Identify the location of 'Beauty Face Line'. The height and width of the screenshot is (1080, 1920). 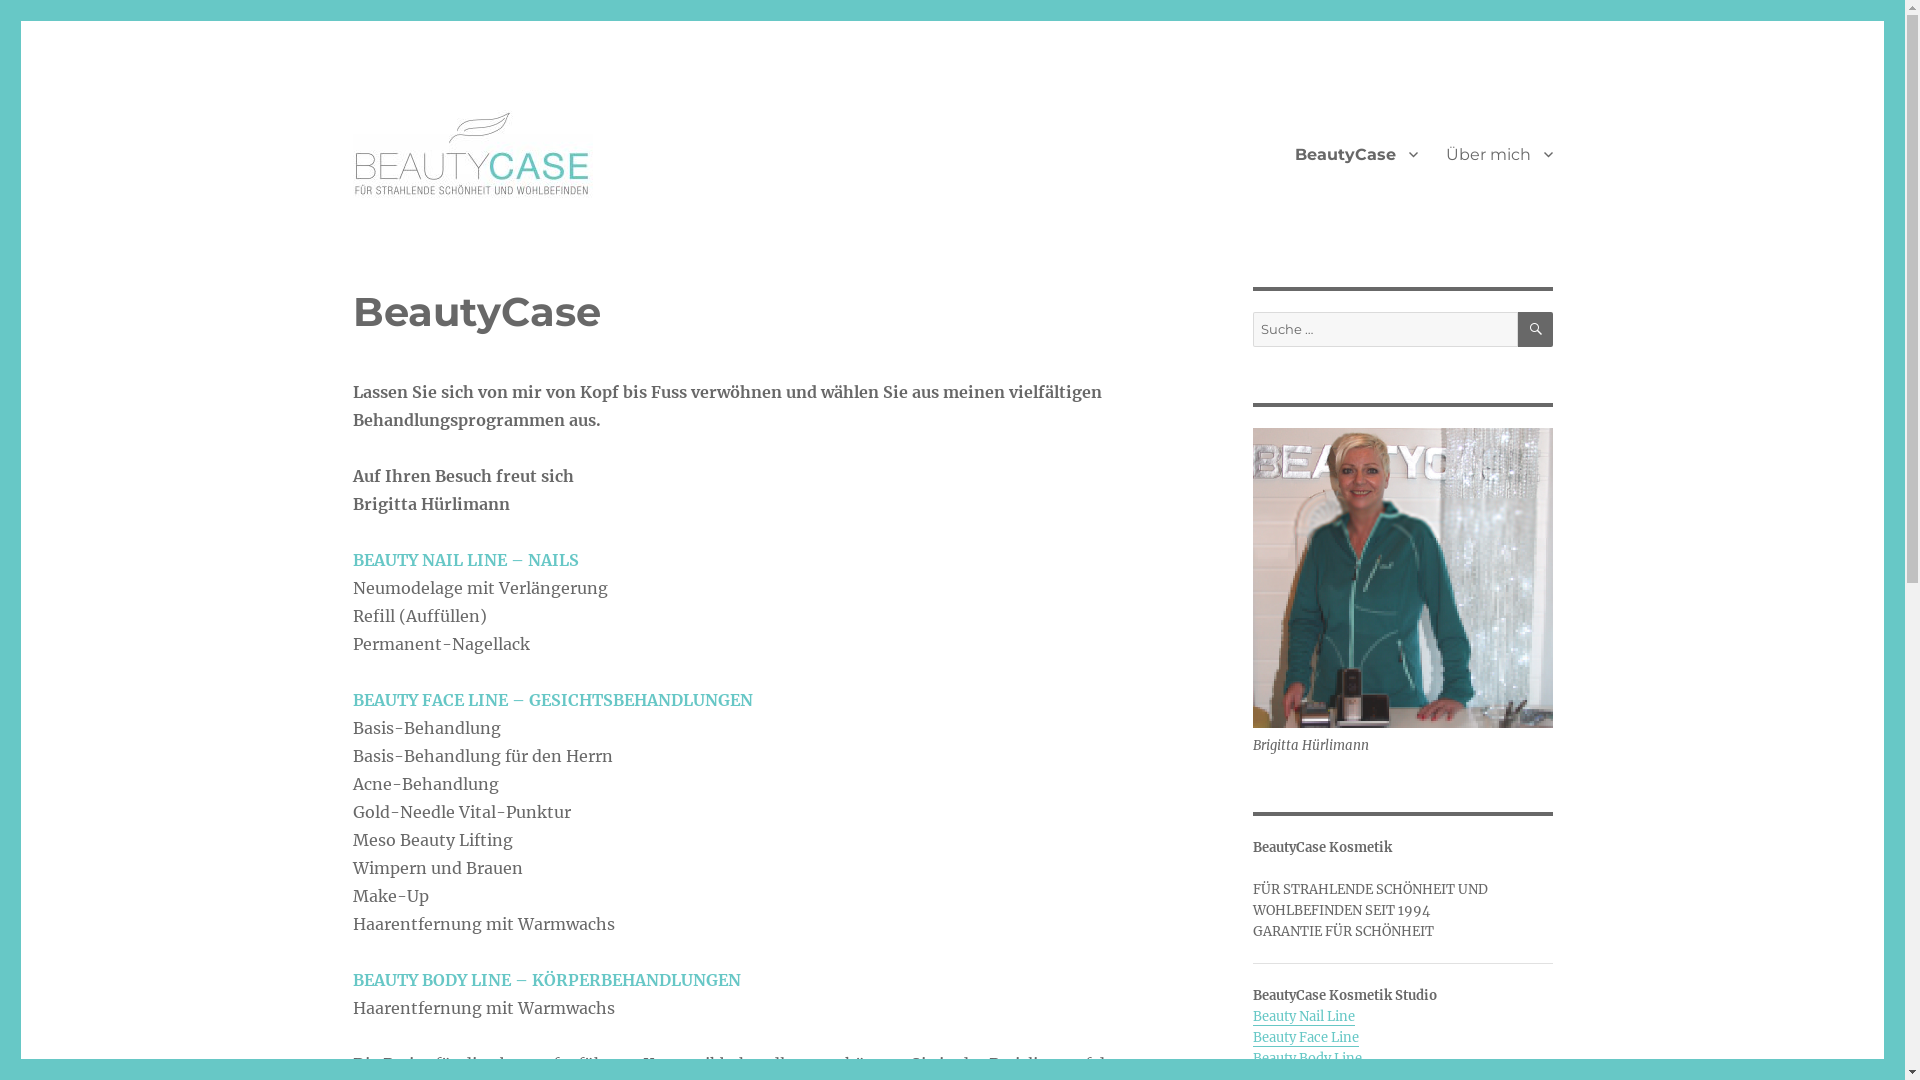
(1305, 1036).